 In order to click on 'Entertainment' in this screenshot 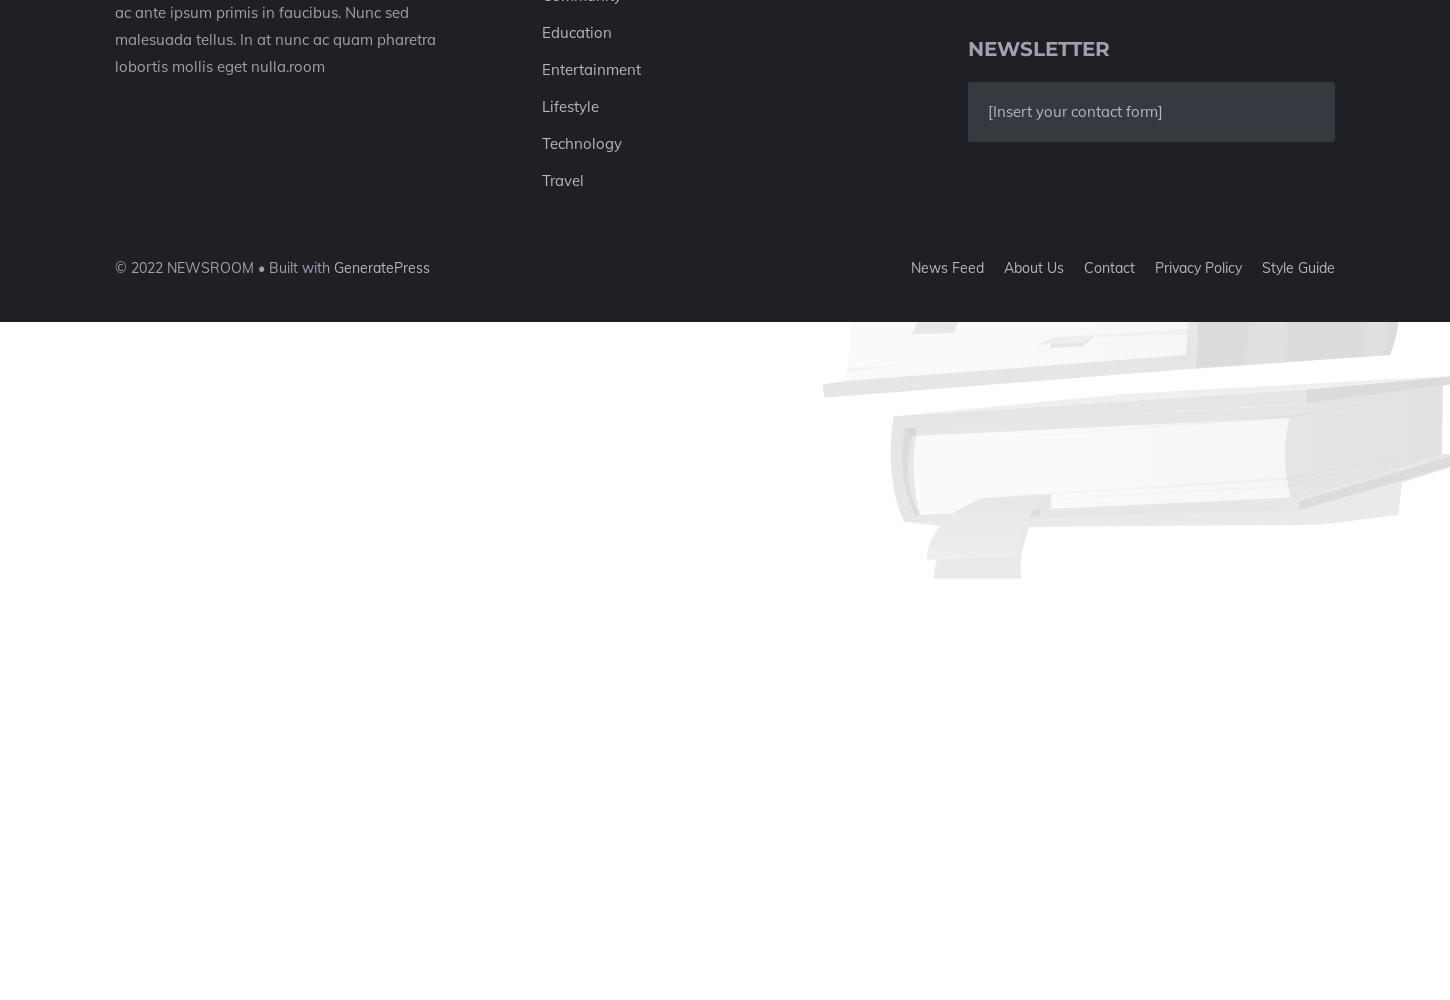, I will do `click(540, 67)`.